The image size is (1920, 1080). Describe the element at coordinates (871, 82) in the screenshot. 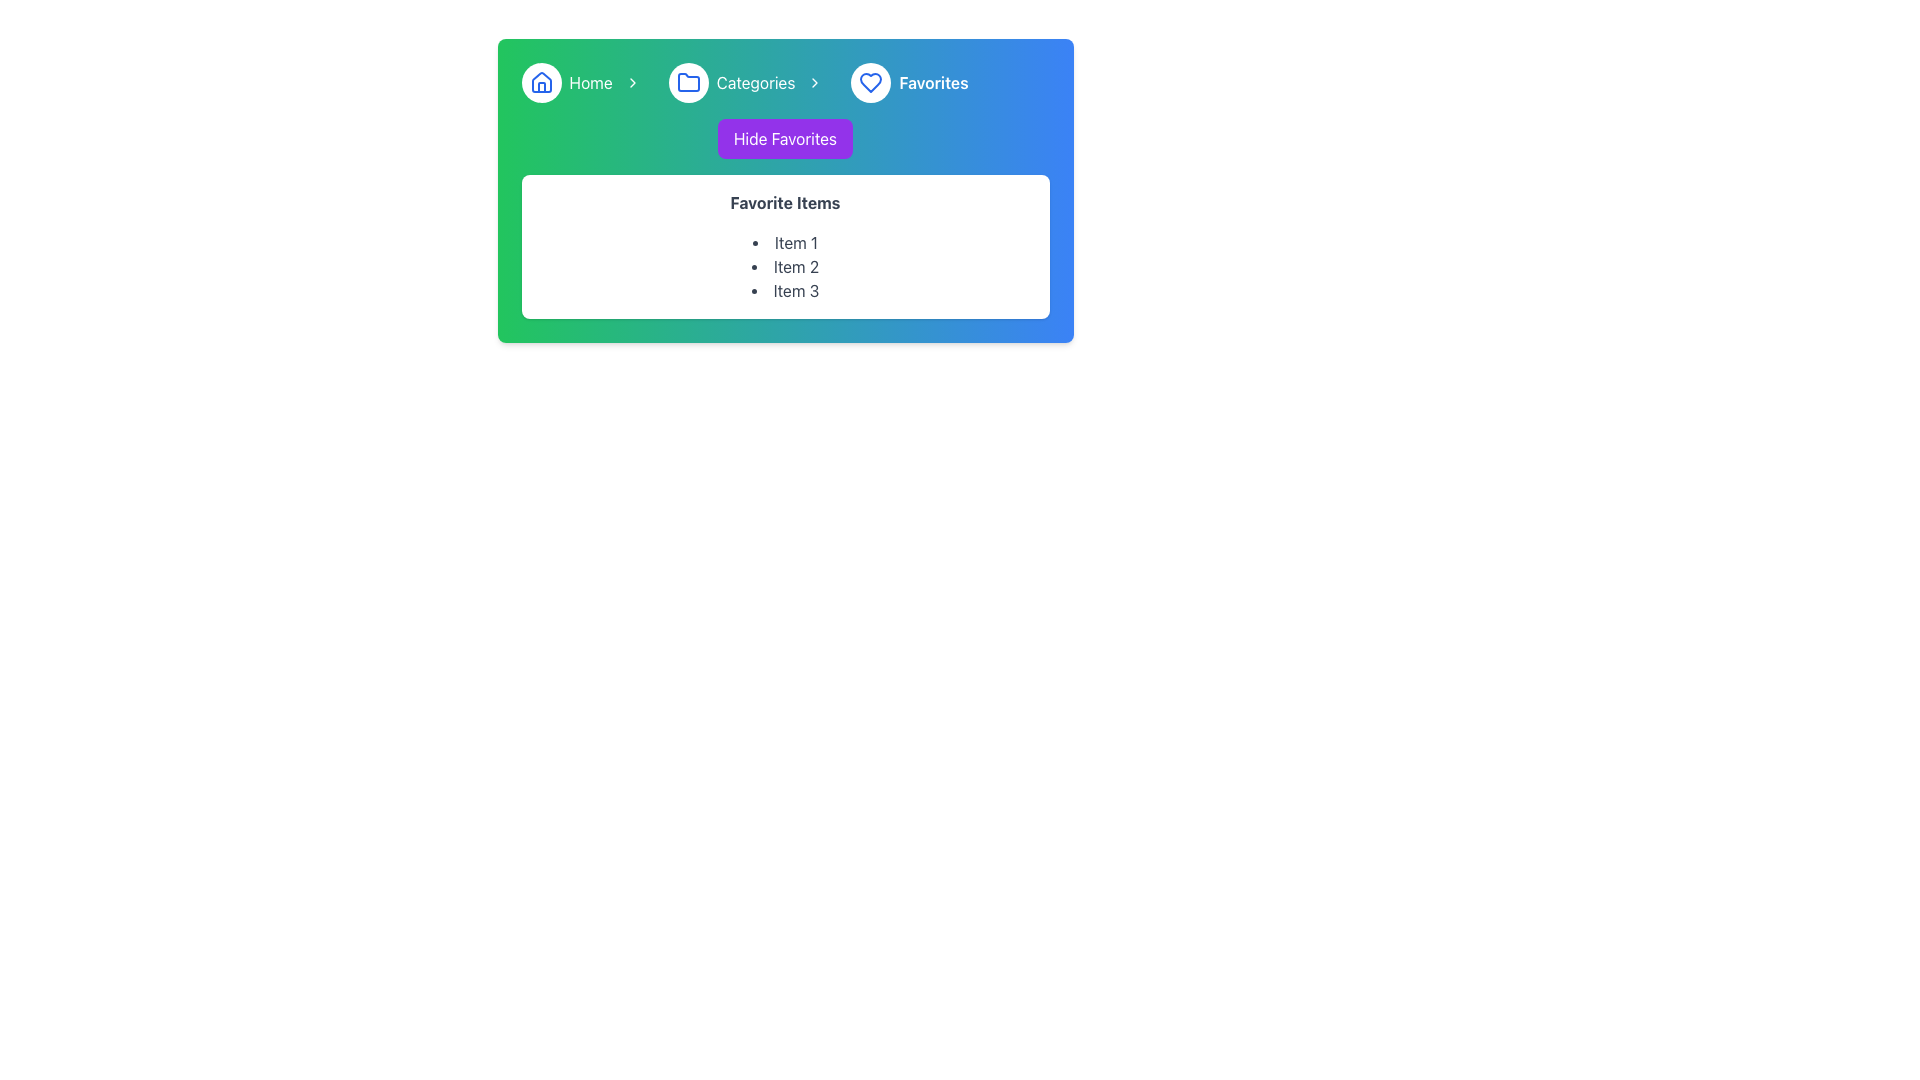

I see `the decorative icon within the circular button located at the top-right section of the interface, which is part of the favorites section` at that location.